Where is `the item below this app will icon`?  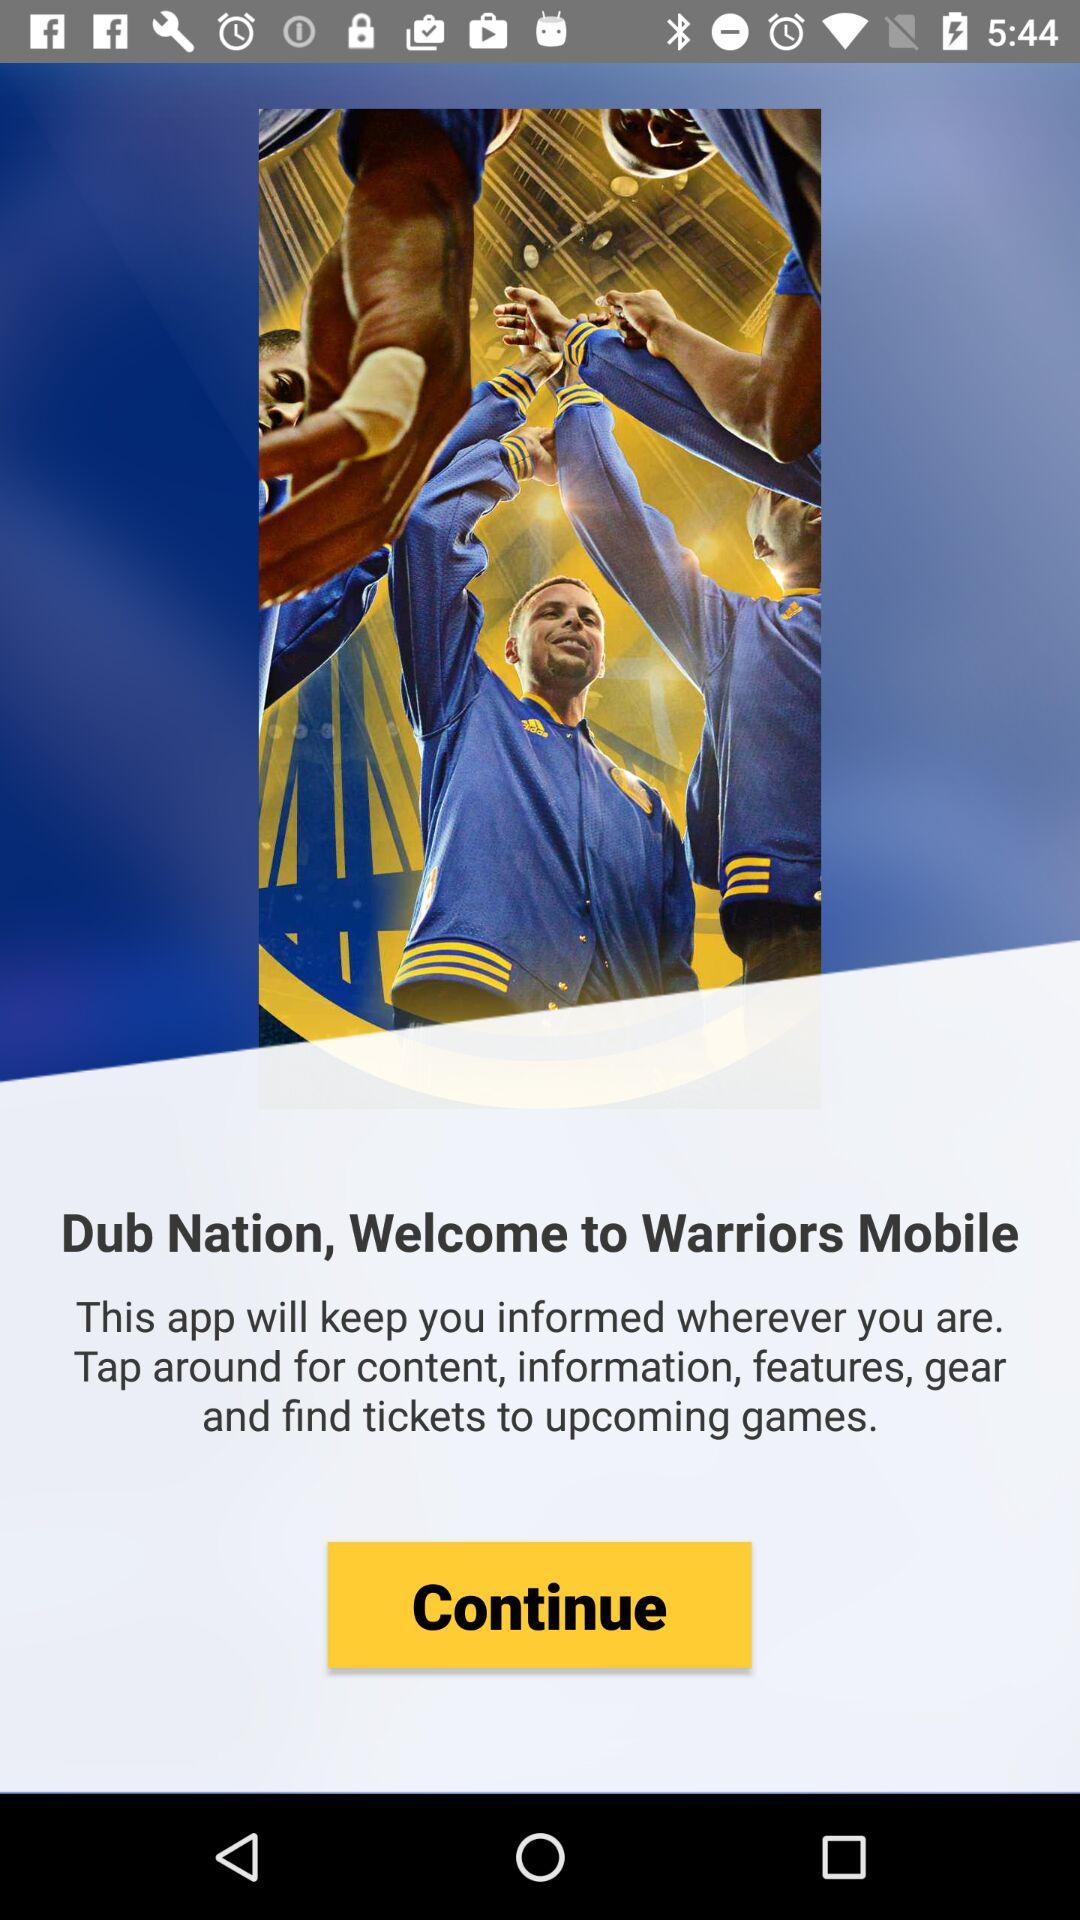
the item below this app will icon is located at coordinates (538, 1604).